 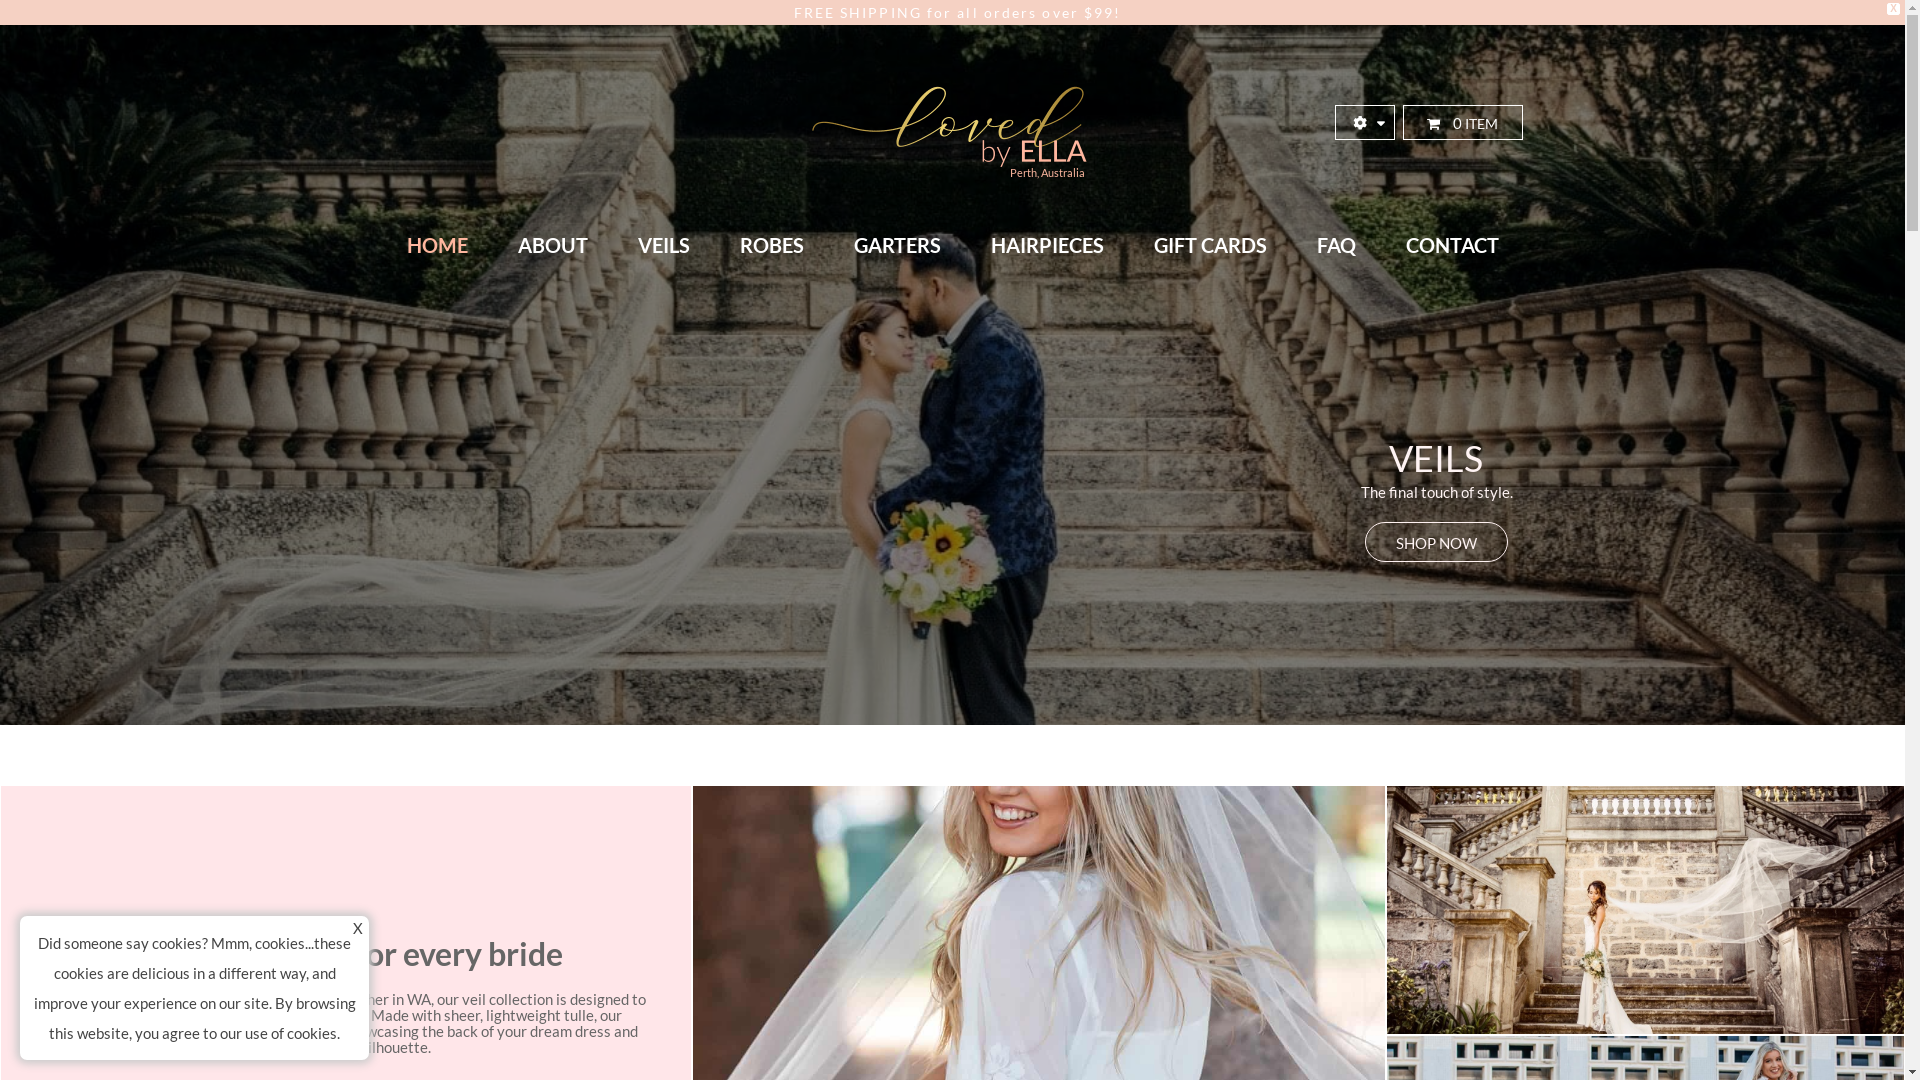 What do you see at coordinates (552, 244) in the screenshot?
I see `'ABOUT'` at bounding box center [552, 244].